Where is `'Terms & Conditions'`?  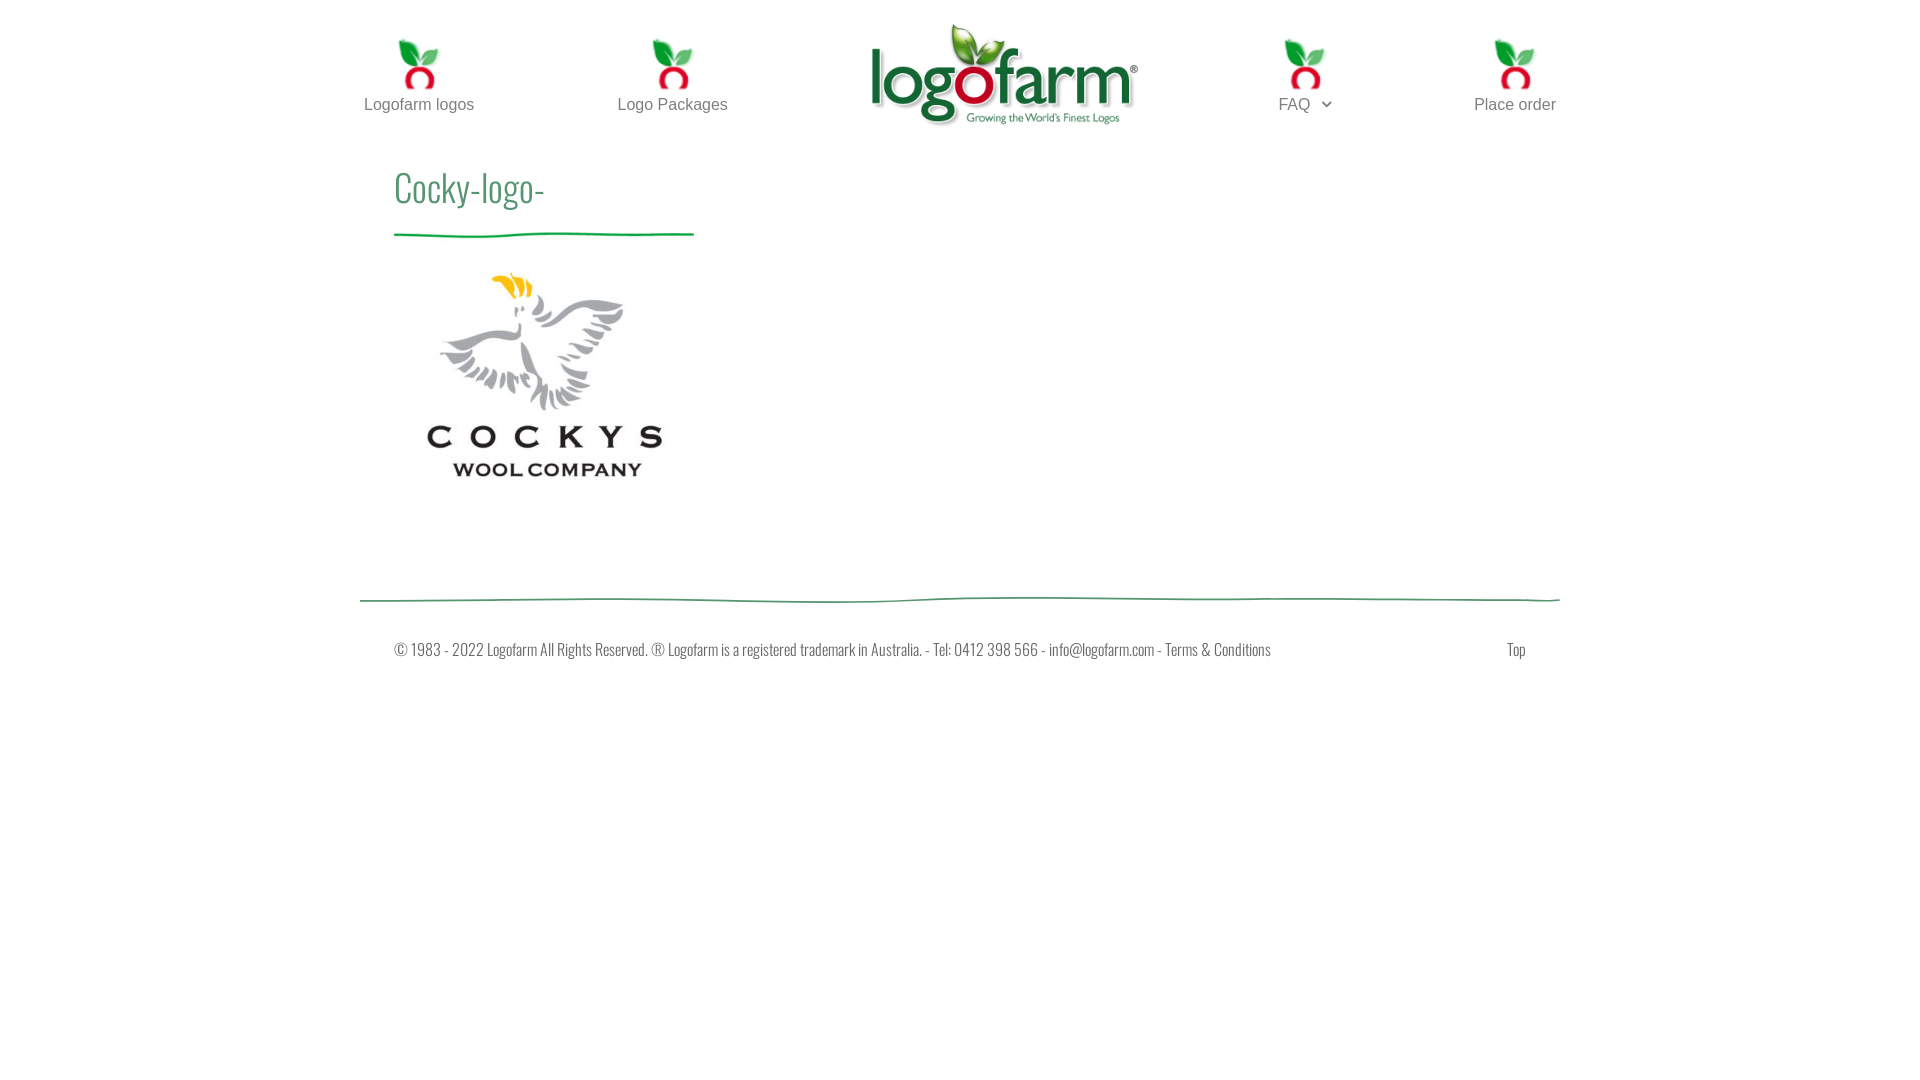 'Terms & Conditions' is located at coordinates (1217, 648).